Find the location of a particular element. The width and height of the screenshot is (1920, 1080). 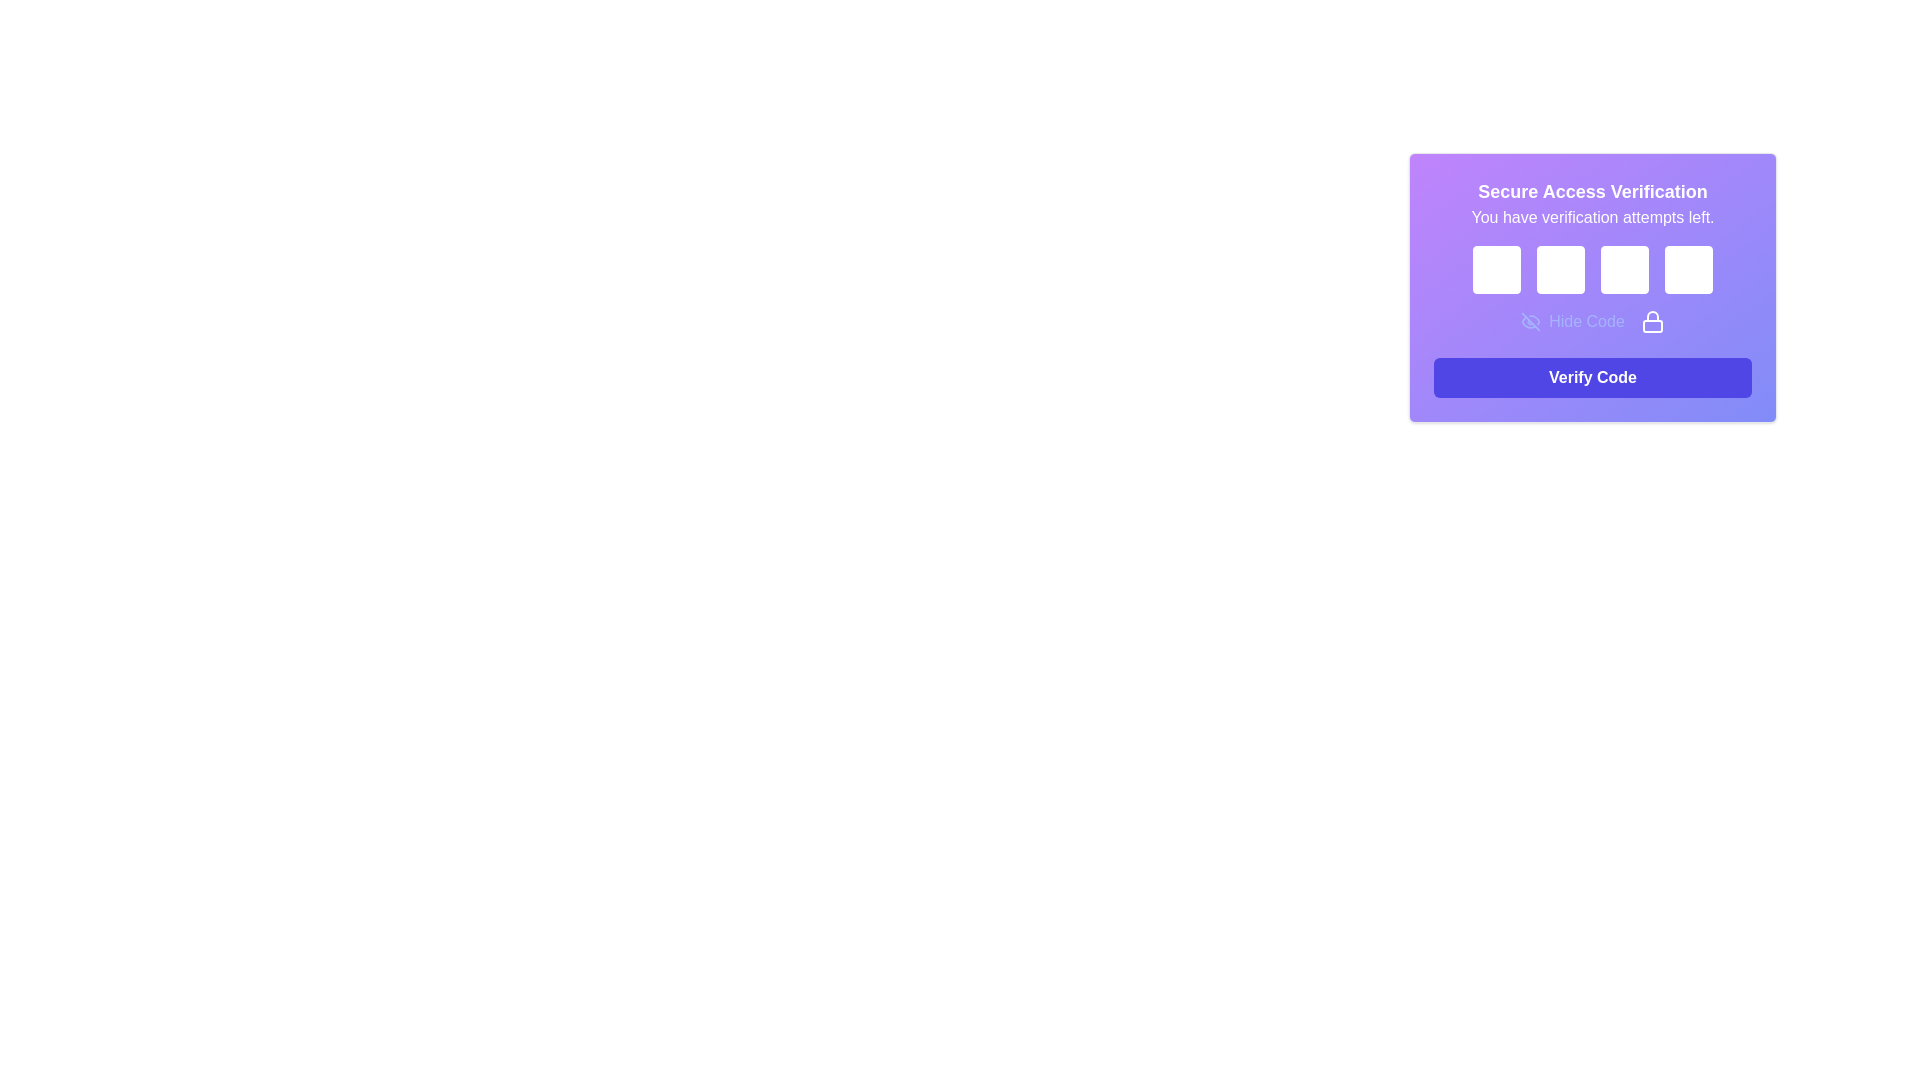

the toggle button on the right side of the dialog box is located at coordinates (1572, 320).